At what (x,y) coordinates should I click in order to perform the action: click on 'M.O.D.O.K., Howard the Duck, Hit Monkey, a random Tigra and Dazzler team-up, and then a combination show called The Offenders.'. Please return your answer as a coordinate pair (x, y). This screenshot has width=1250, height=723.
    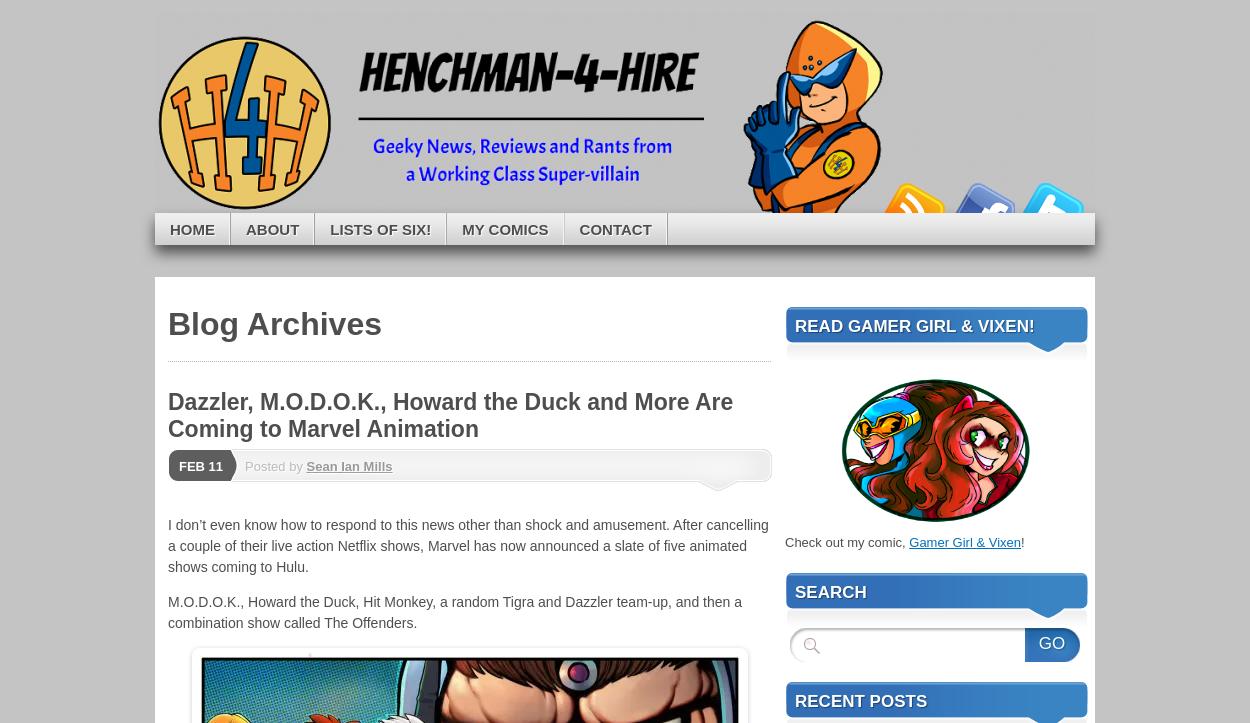
    Looking at the image, I should click on (168, 612).